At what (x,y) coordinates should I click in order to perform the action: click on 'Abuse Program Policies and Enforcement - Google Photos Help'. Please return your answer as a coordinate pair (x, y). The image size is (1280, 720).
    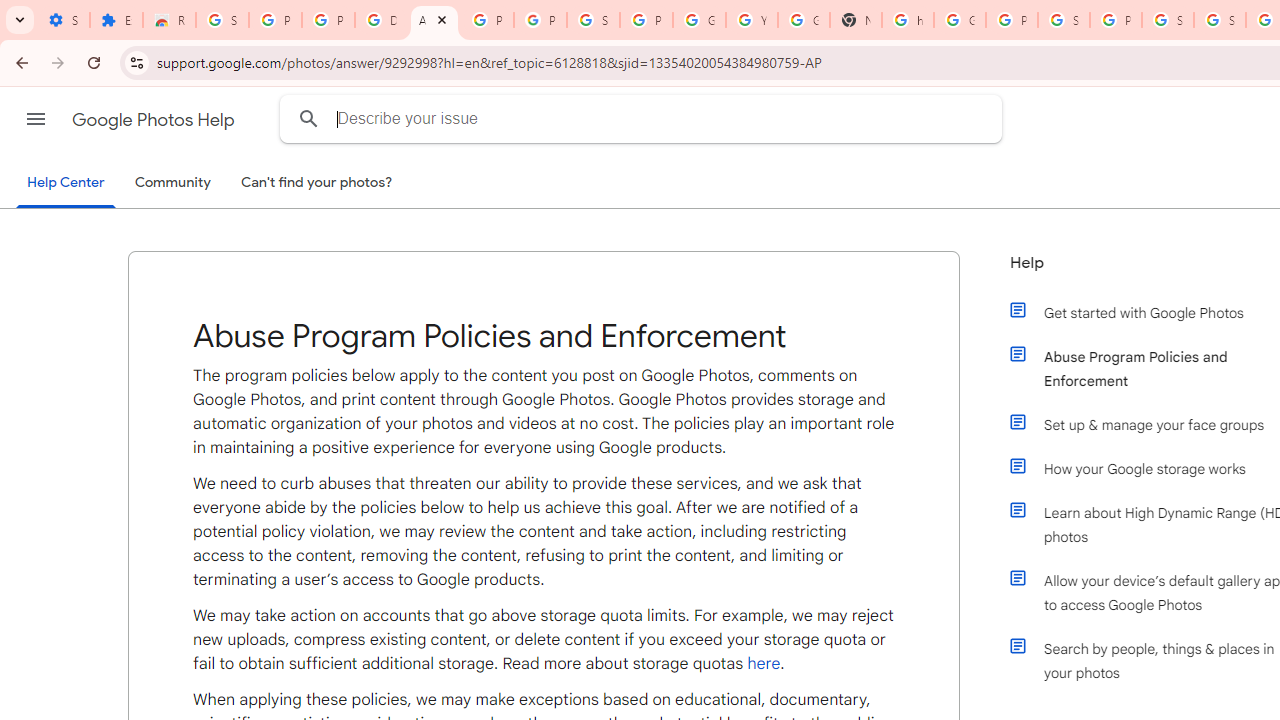
    Looking at the image, I should click on (433, 20).